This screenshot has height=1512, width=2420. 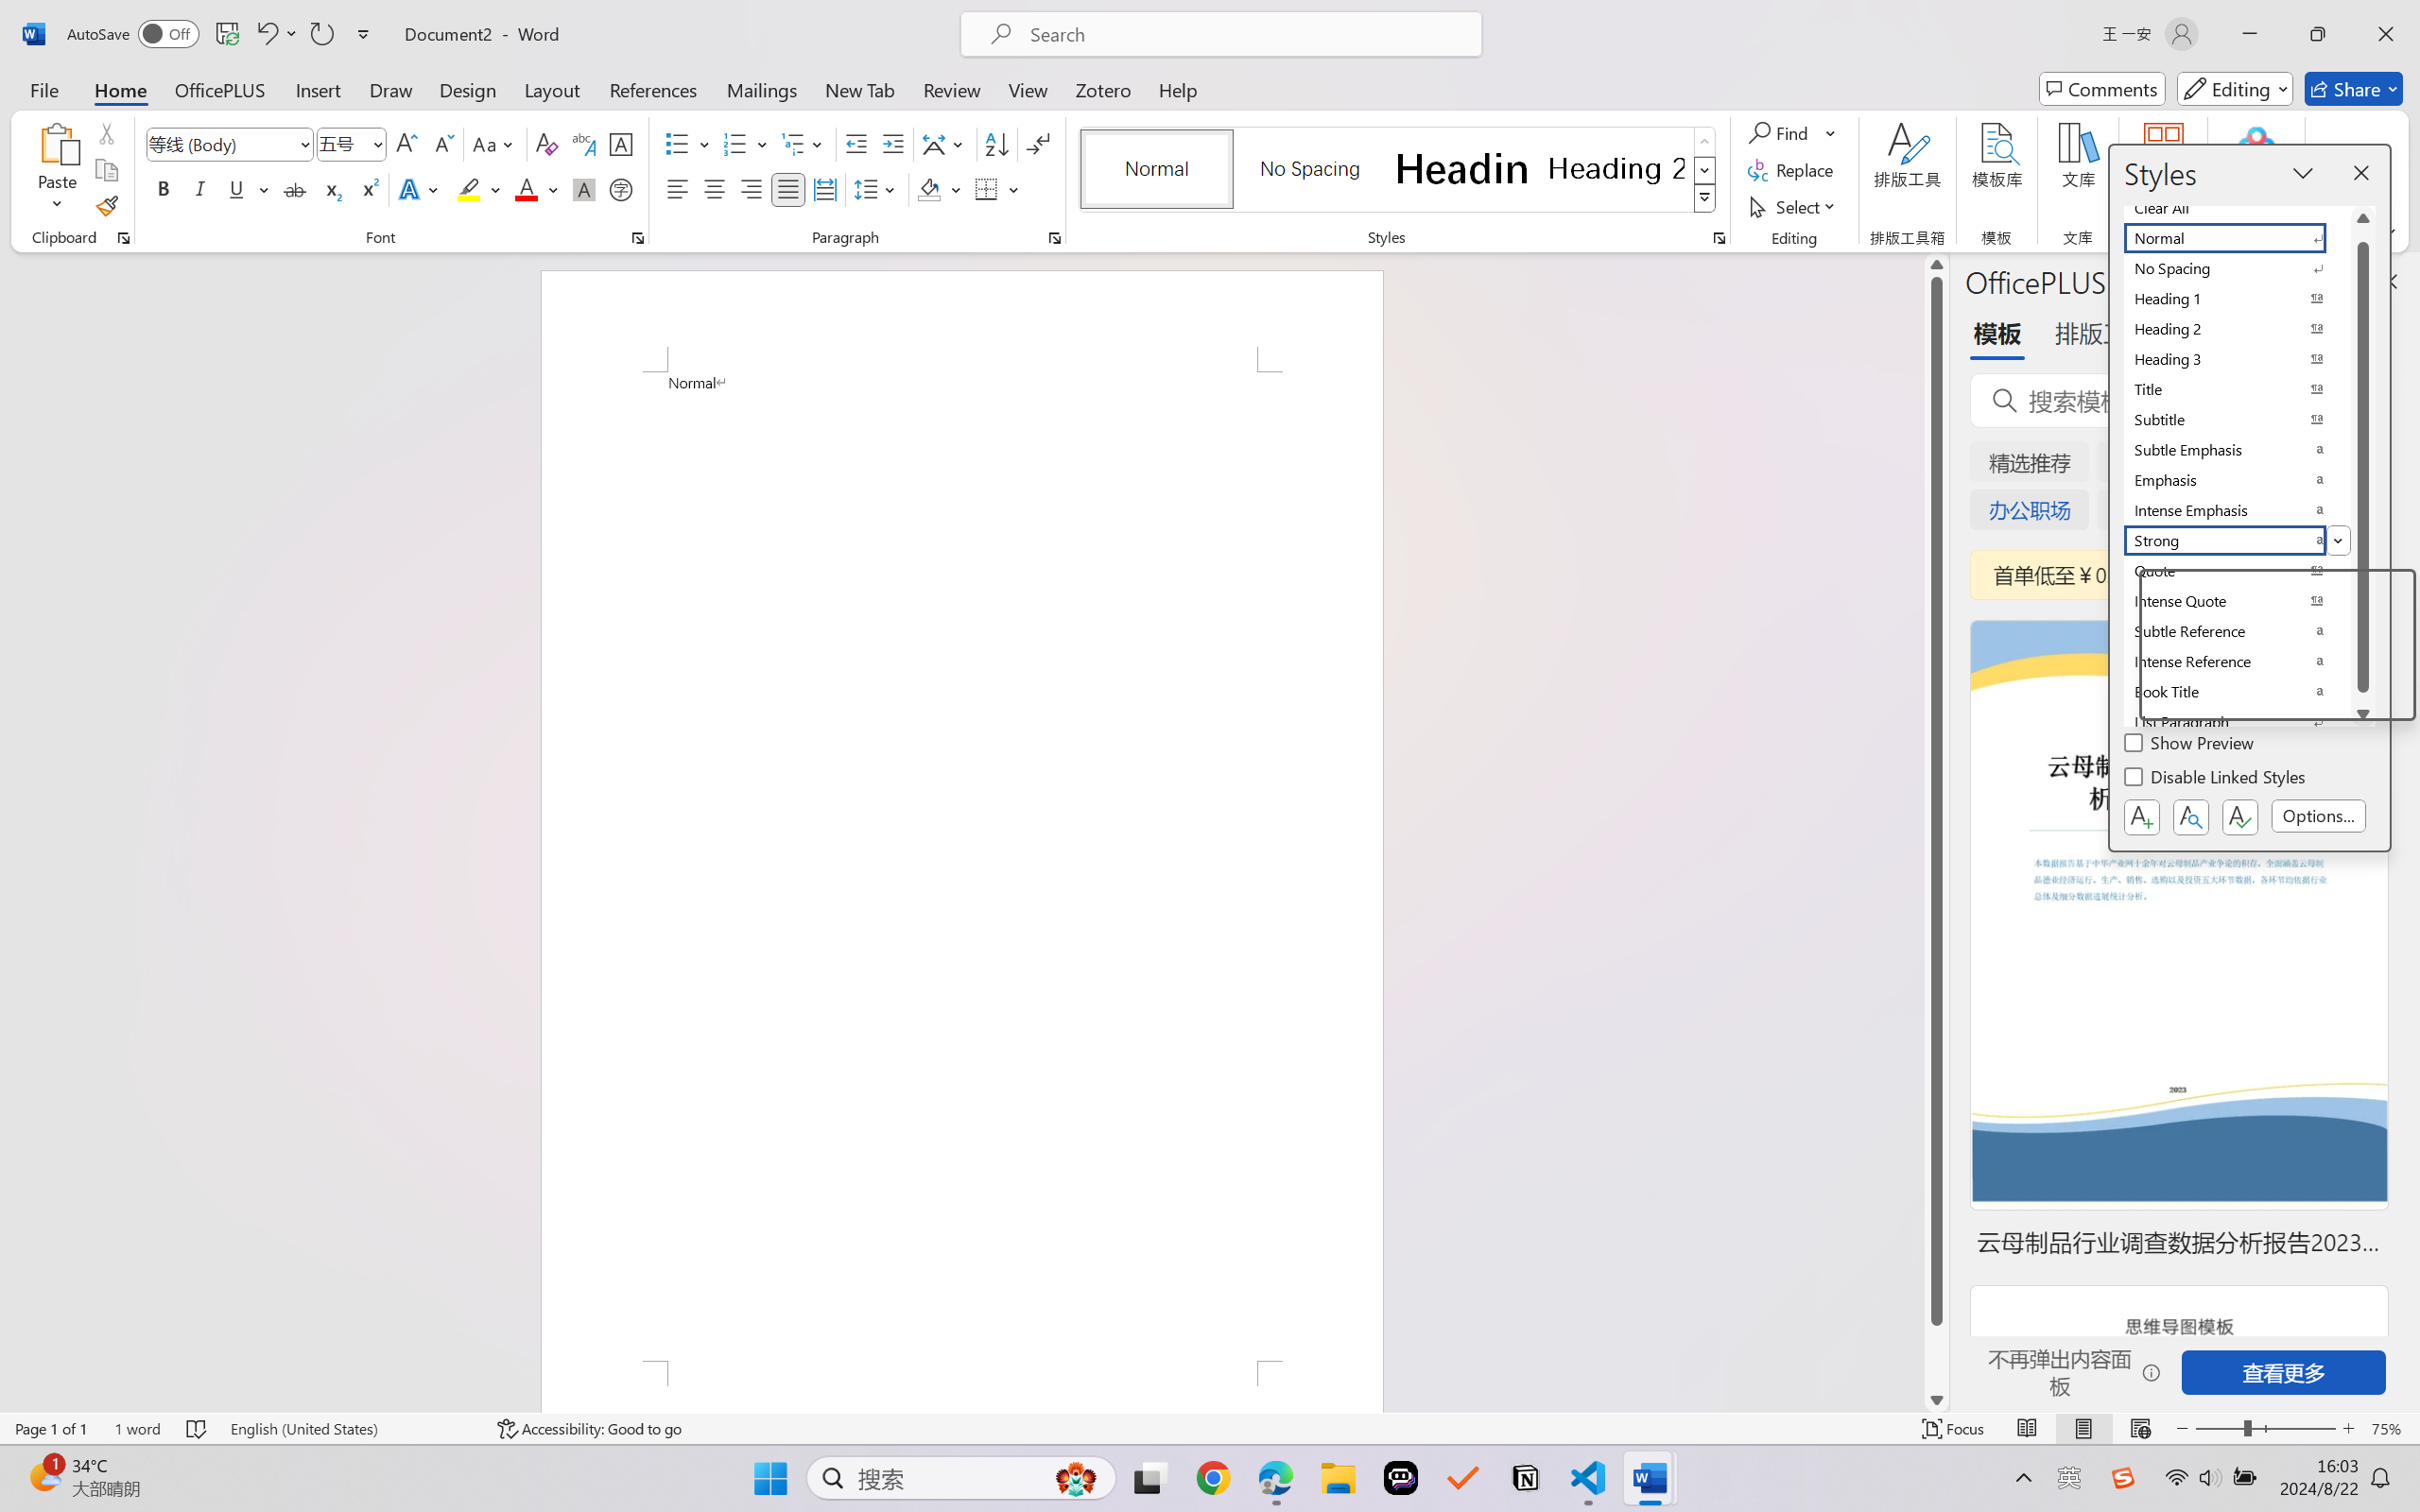 What do you see at coordinates (1028, 88) in the screenshot?
I see `'View'` at bounding box center [1028, 88].